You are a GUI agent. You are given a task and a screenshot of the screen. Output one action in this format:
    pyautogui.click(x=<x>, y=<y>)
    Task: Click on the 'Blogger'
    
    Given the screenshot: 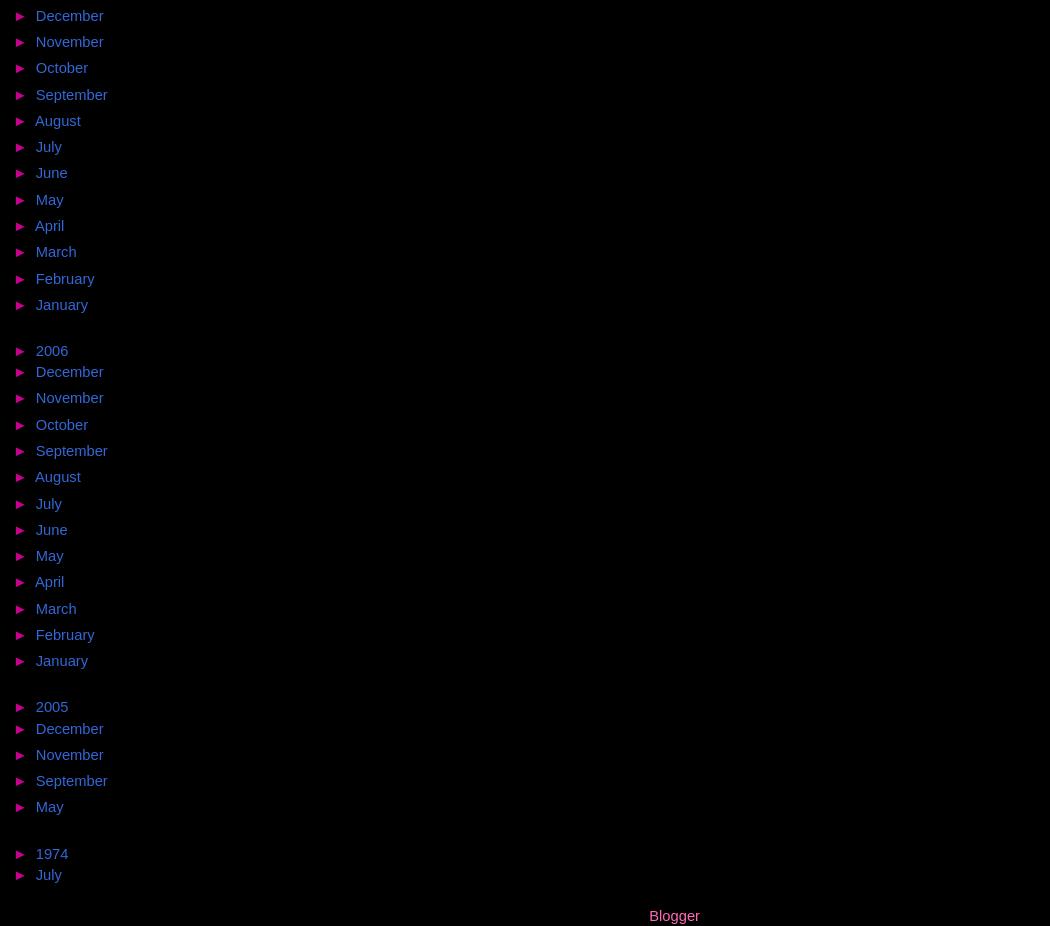 What is the action you would take?
    pyautogui.click(x=672, y=914)
    